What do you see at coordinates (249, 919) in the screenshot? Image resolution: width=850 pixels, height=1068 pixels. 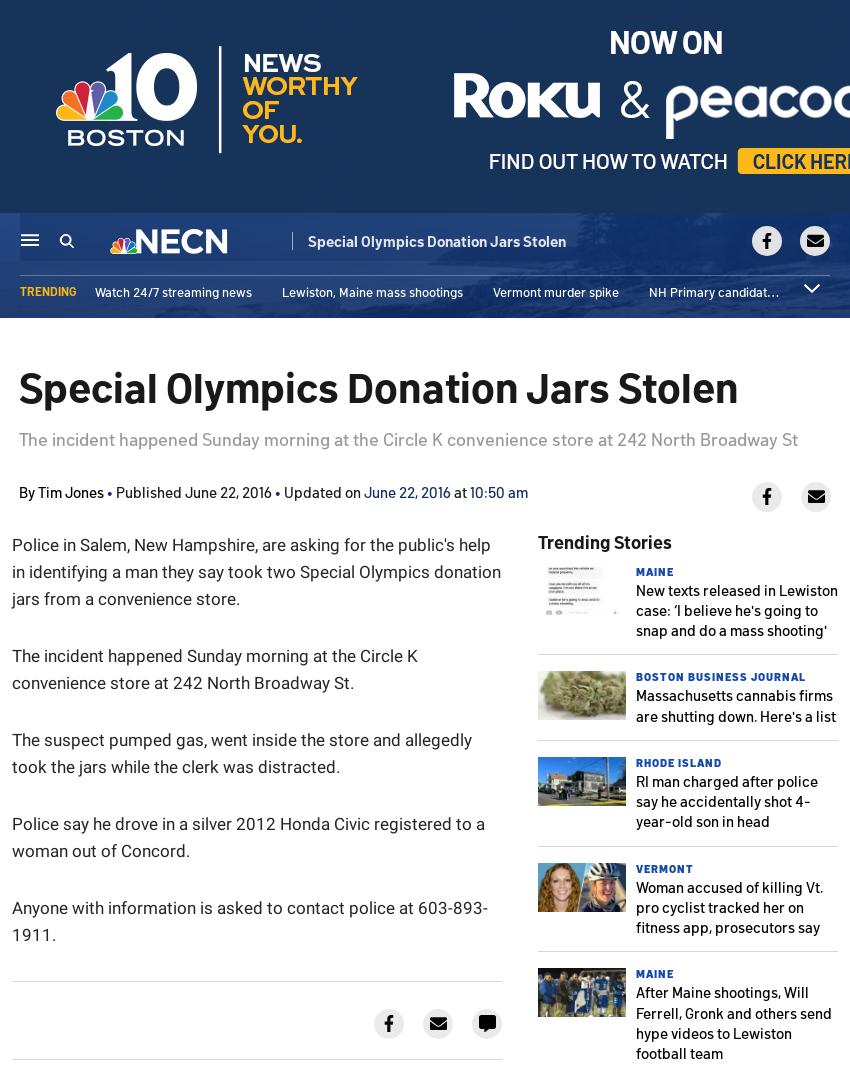 I see `'Anyone with information is asked to contact police at 603-893-1911.'` at bounding box center [249, 919].